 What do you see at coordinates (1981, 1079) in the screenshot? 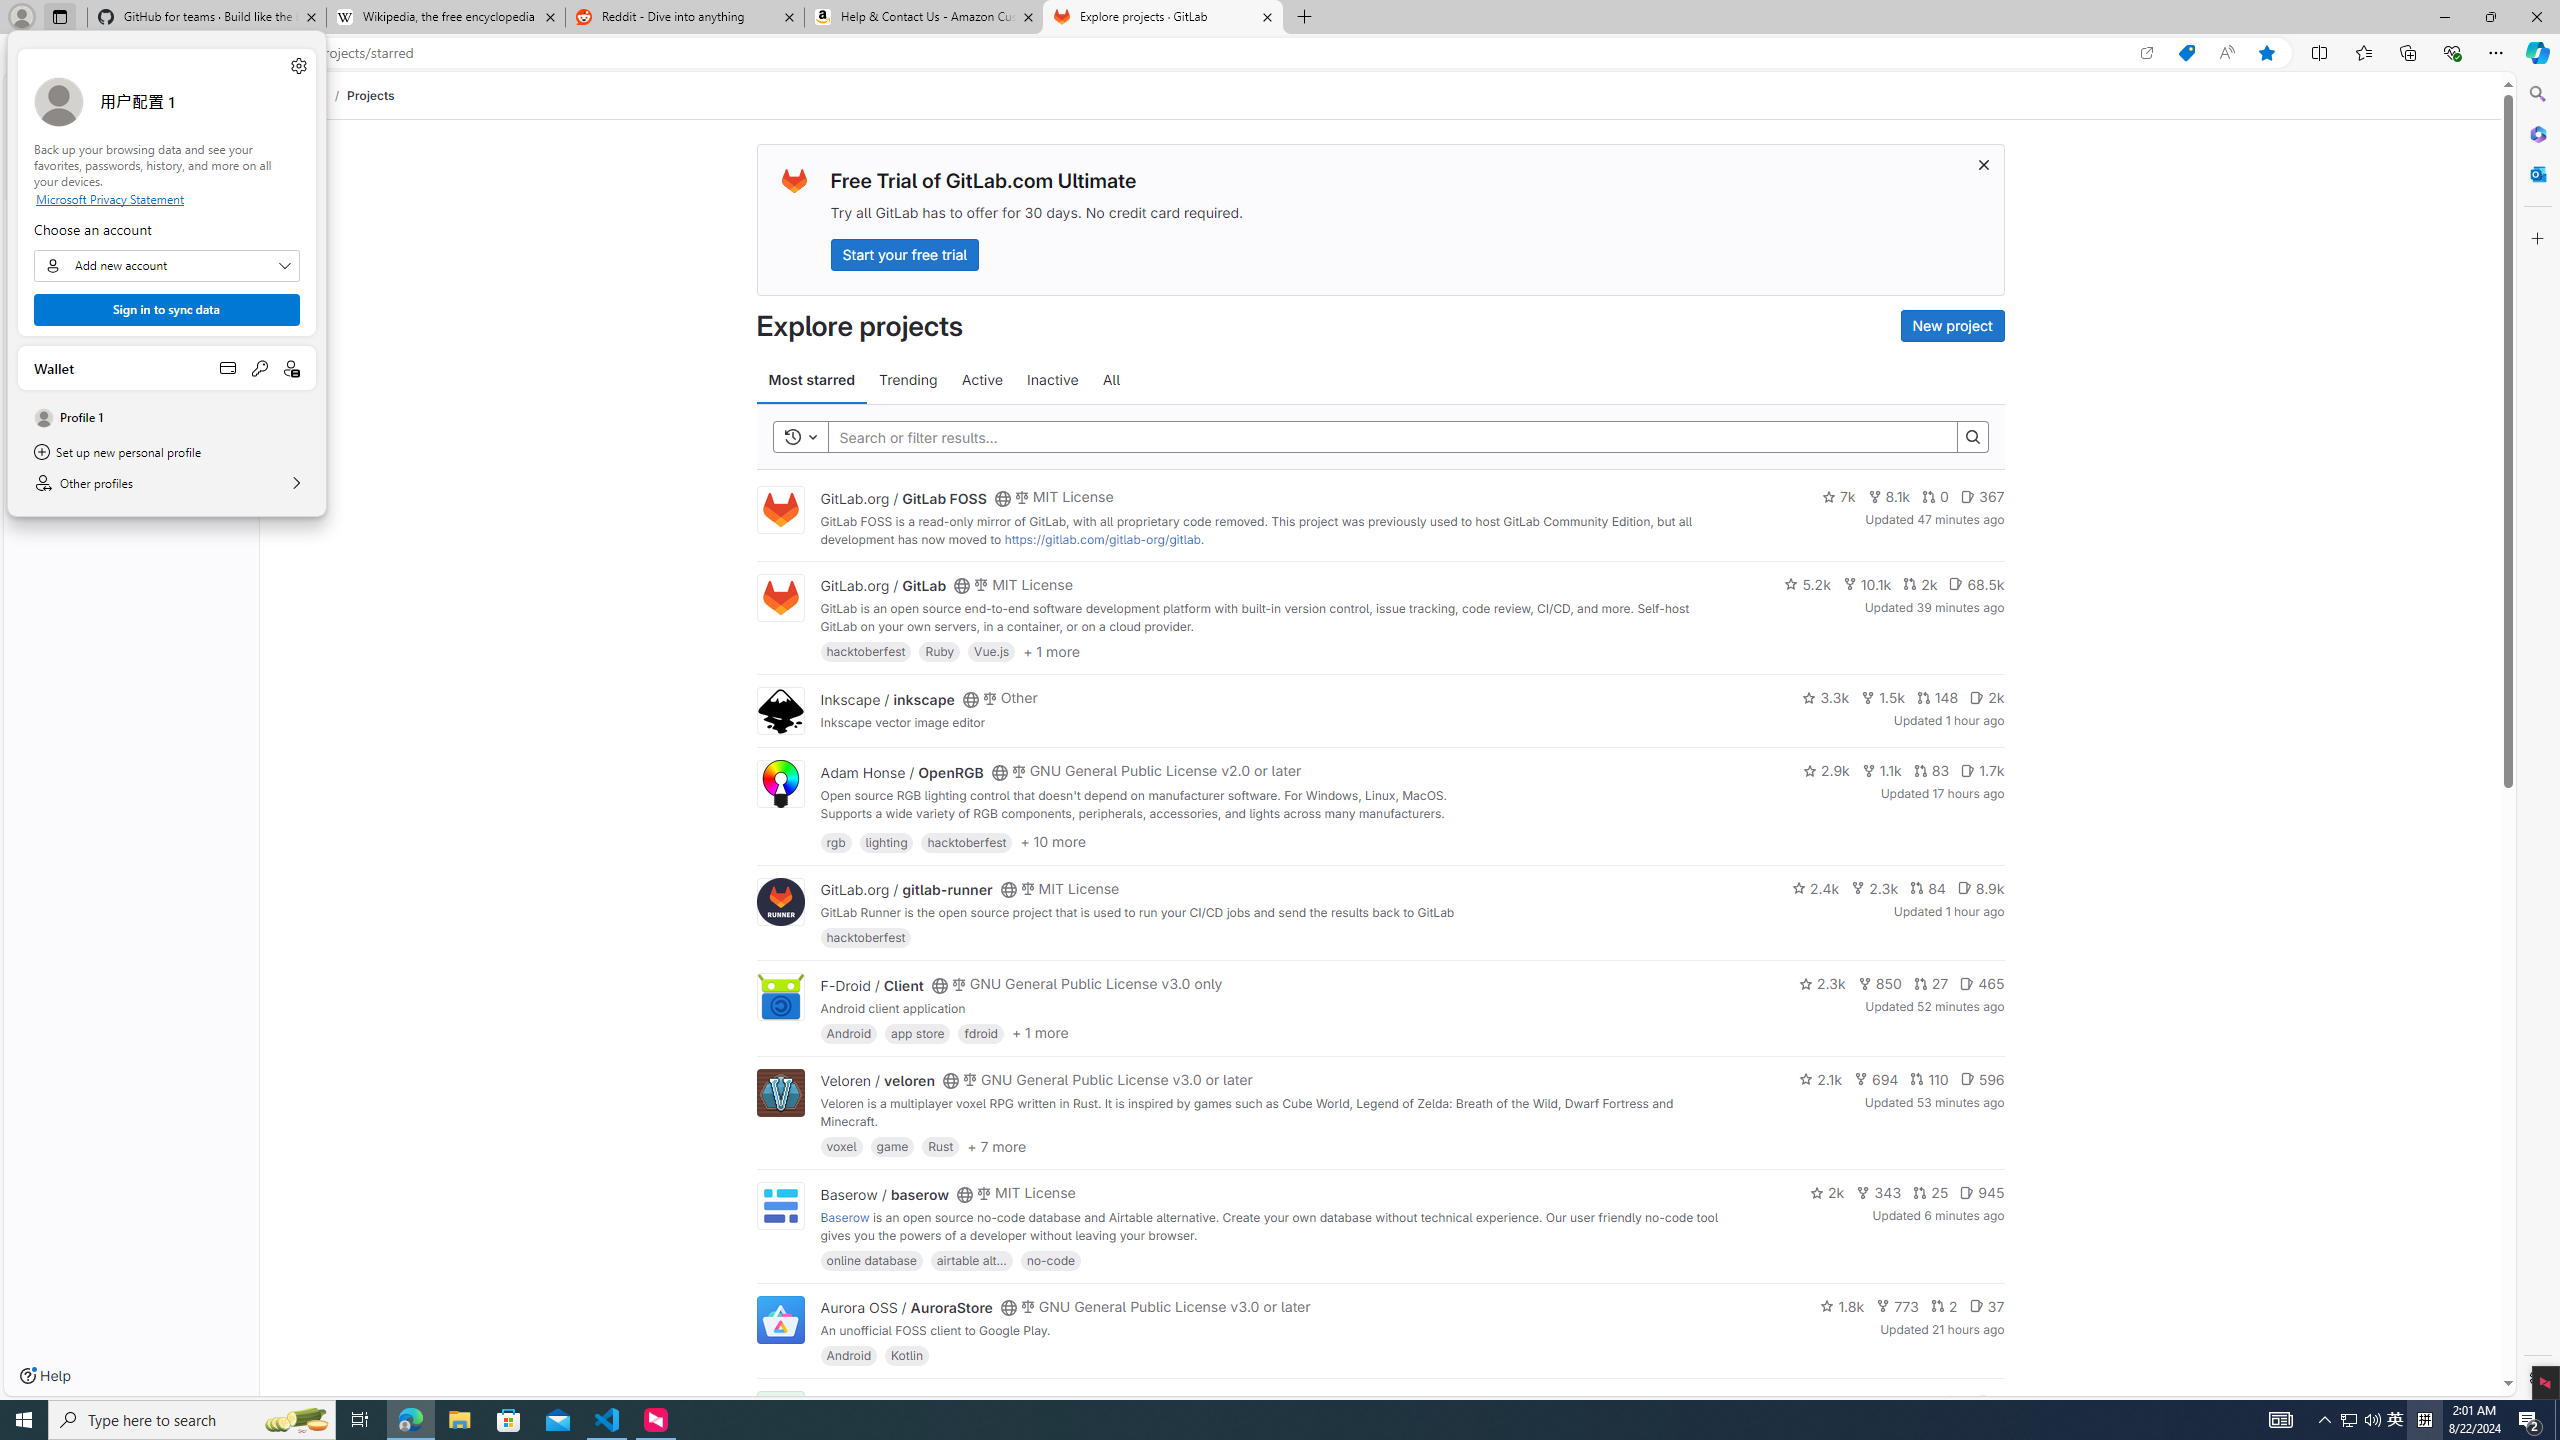
I see `'596'` at bounding box center [1981, 1079].